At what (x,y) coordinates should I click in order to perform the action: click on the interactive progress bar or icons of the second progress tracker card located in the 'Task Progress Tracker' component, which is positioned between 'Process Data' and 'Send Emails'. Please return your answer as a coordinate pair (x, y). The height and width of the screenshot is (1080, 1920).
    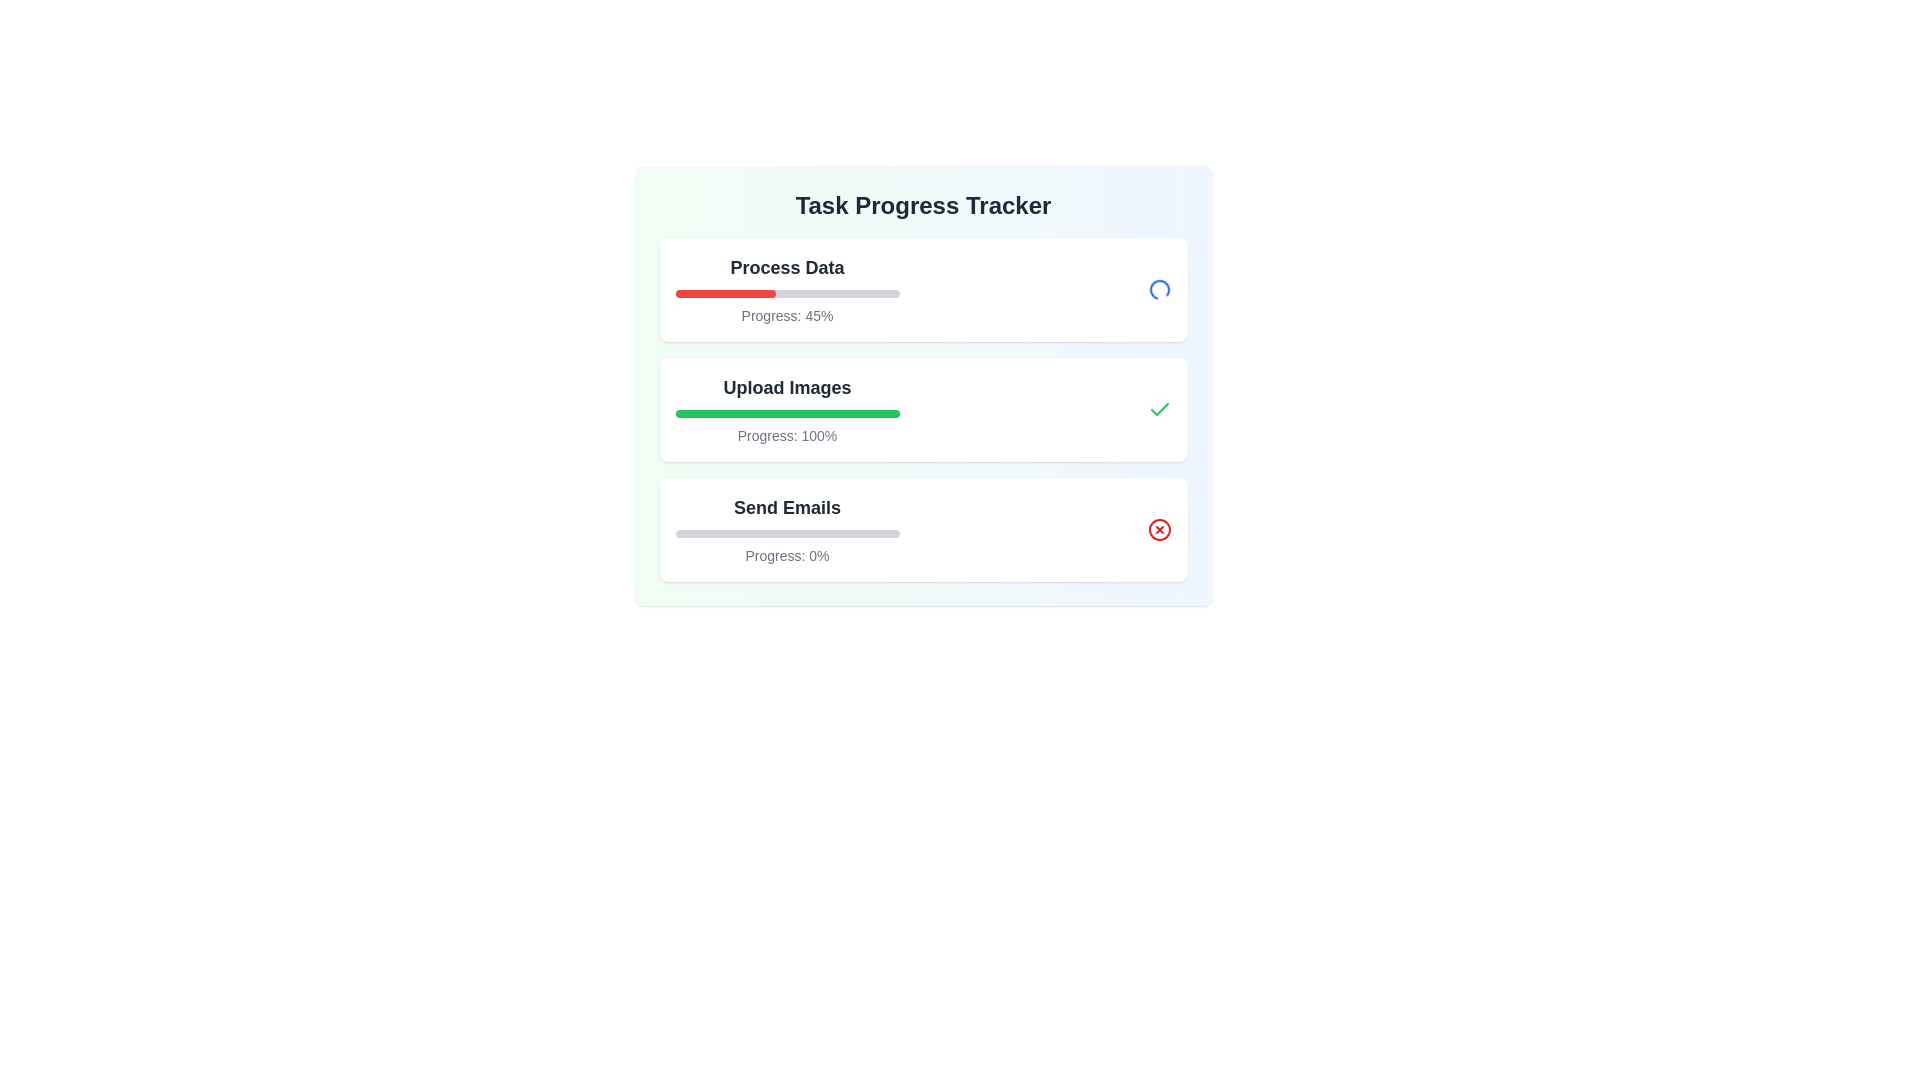
    Looking at the image, I should click on (922, 408).